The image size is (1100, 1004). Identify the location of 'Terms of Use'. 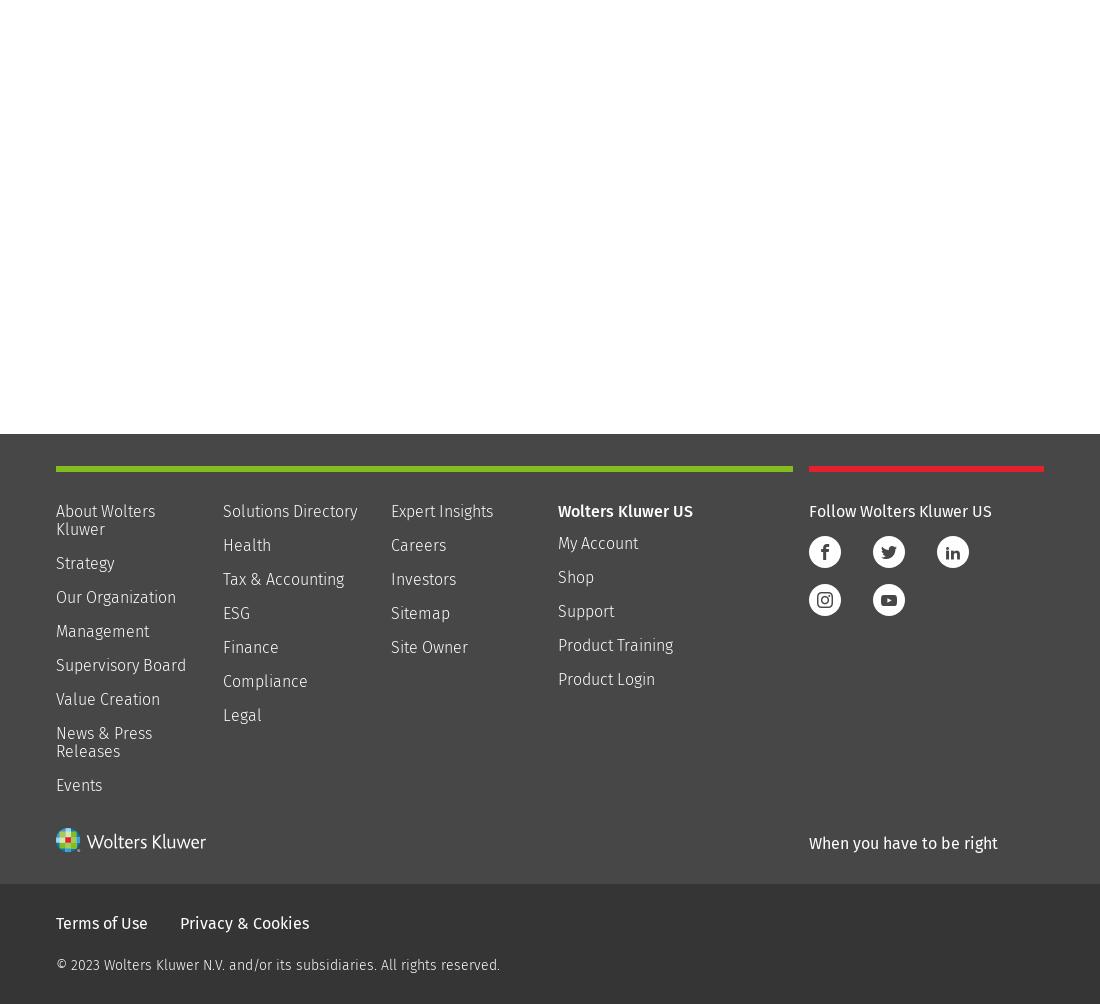
(101, 921).